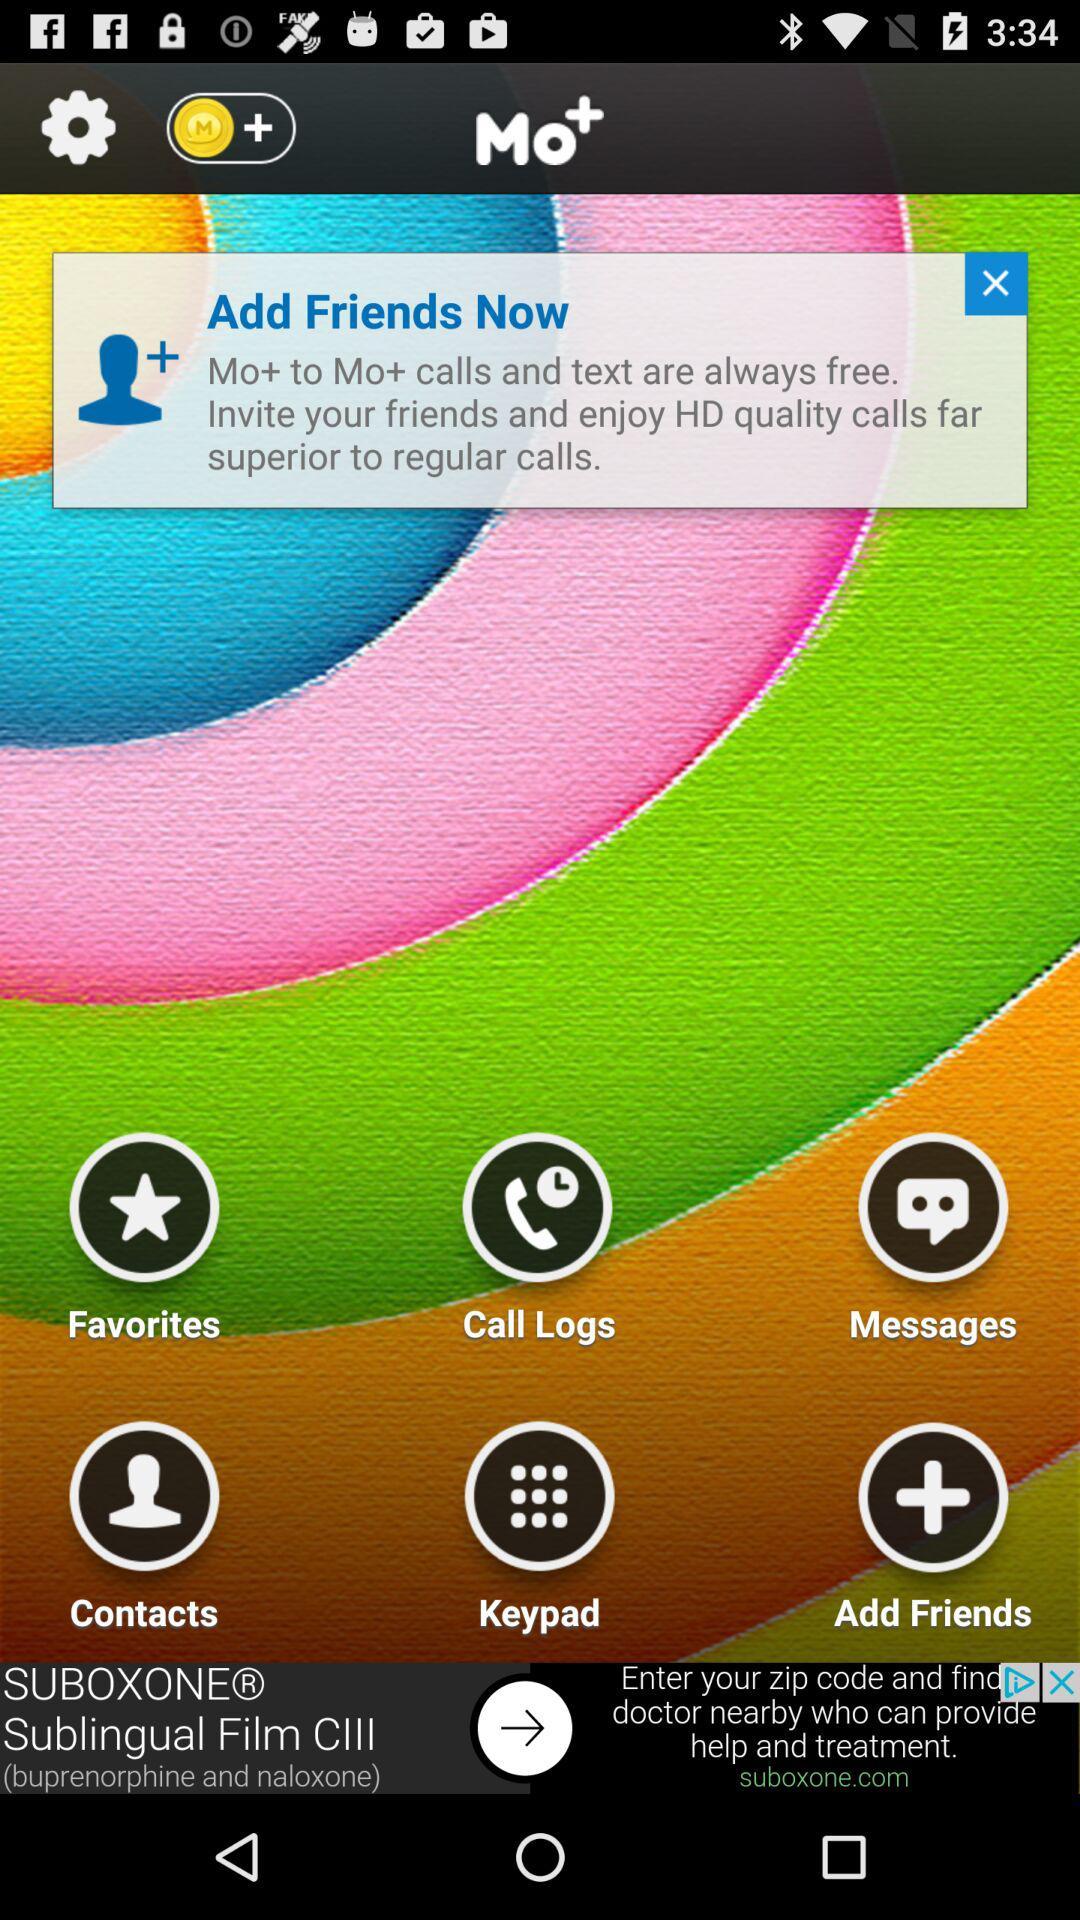  What do you see at coordinates (143, 1228) in the screenshot?
I see `favorites` at bounding box center [143, 1228].